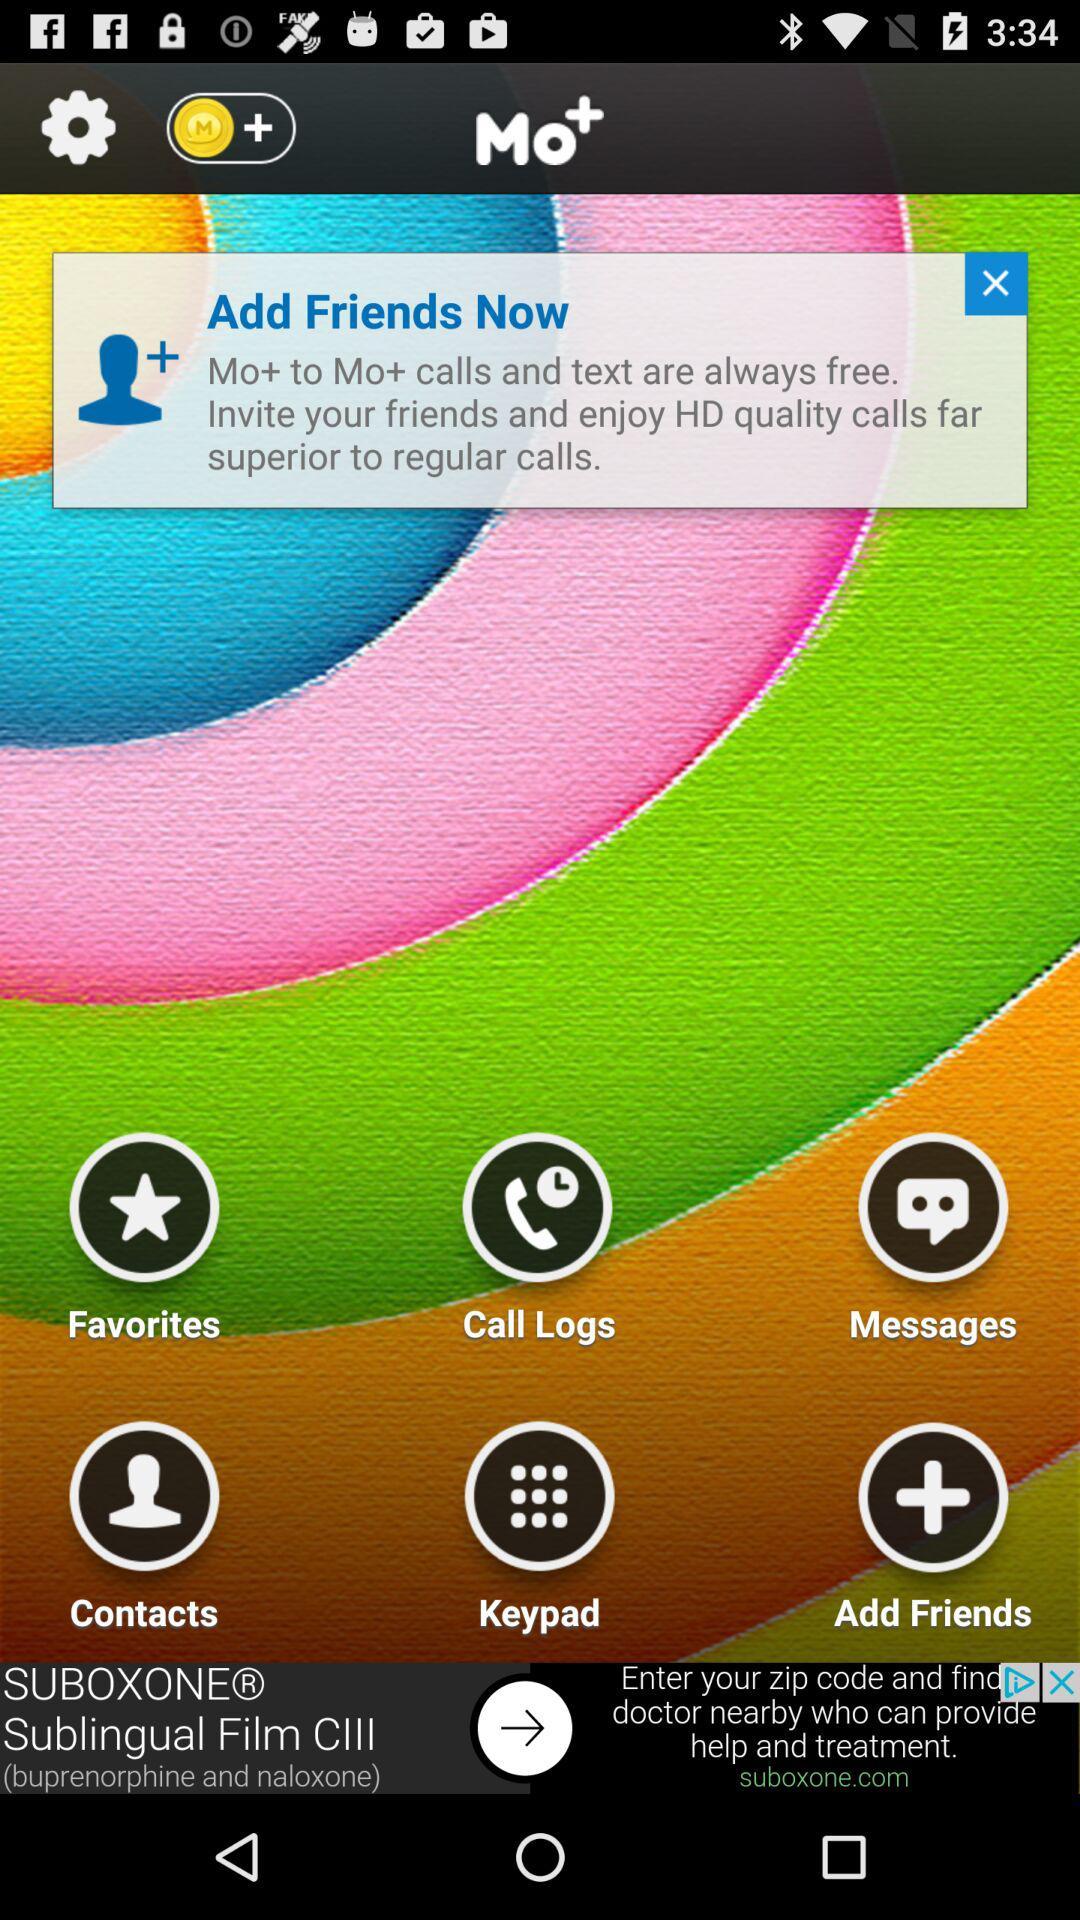  What do you see at coordinates (143, 1228) in the screenshot?
I see `favorites` at bounding box center [143, 1228].